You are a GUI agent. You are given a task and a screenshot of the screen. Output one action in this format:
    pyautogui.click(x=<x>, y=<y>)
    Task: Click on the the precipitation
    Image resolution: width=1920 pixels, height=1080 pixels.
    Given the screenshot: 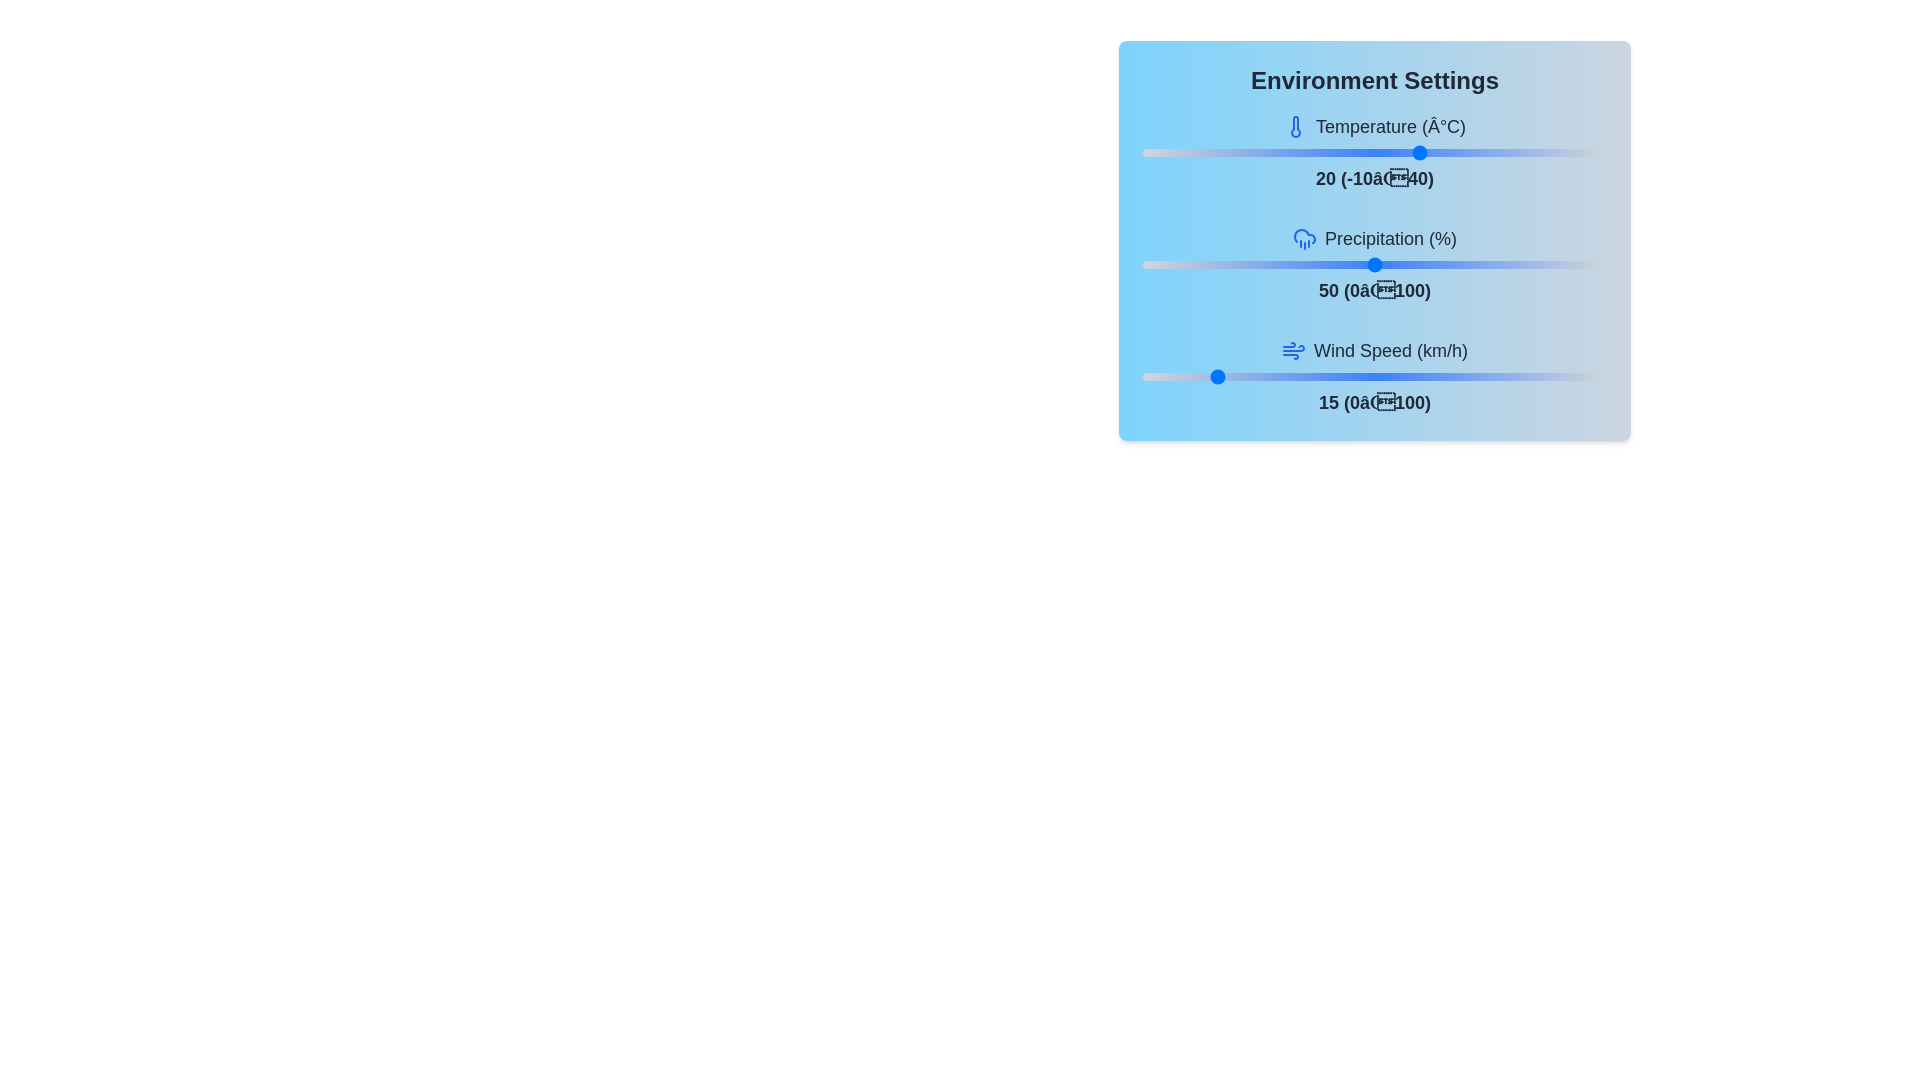 What is the action you would take?
    pyautogui.click(x=1486, y=264)
    